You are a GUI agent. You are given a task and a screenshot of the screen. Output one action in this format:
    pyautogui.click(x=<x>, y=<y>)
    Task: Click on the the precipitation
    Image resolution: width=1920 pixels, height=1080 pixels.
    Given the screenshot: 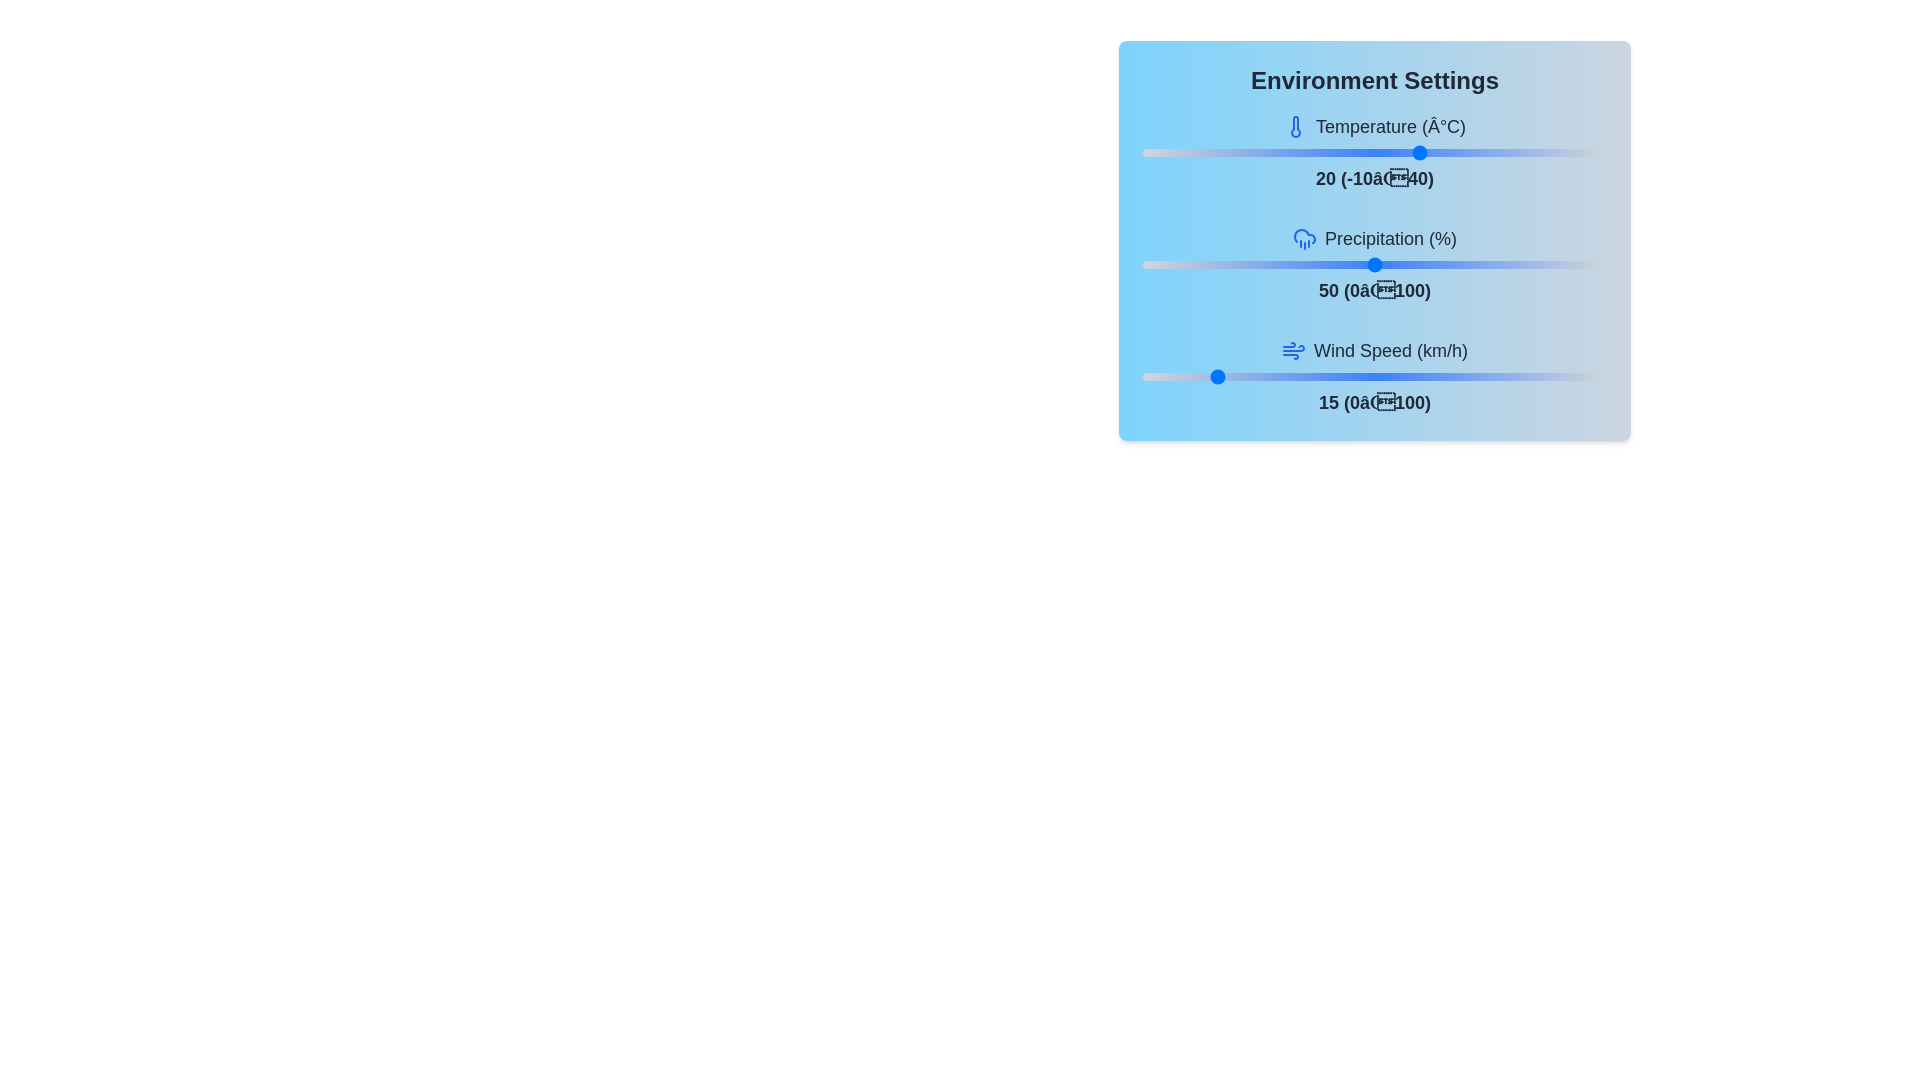 What is the action you would take?
    pyautogui.click(x=1486, y=264)
    